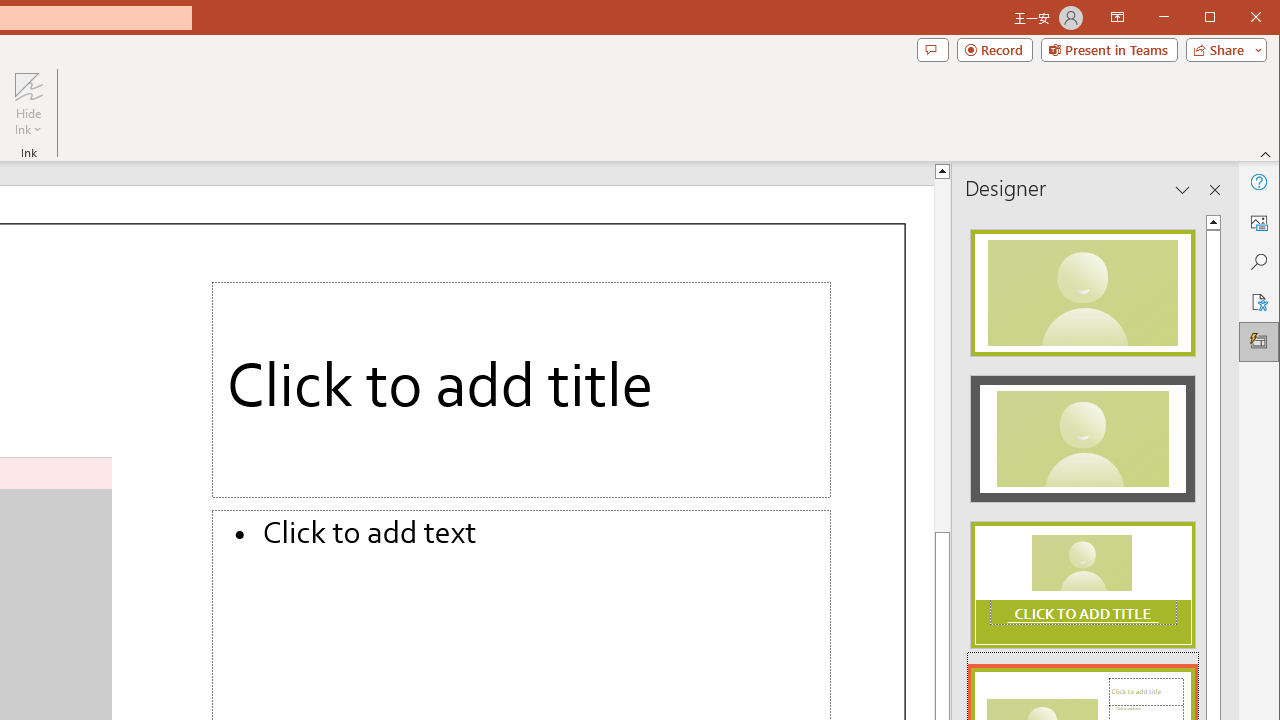  I want to click on 'Recommended Design: Design Idea', so click(1081, 286).